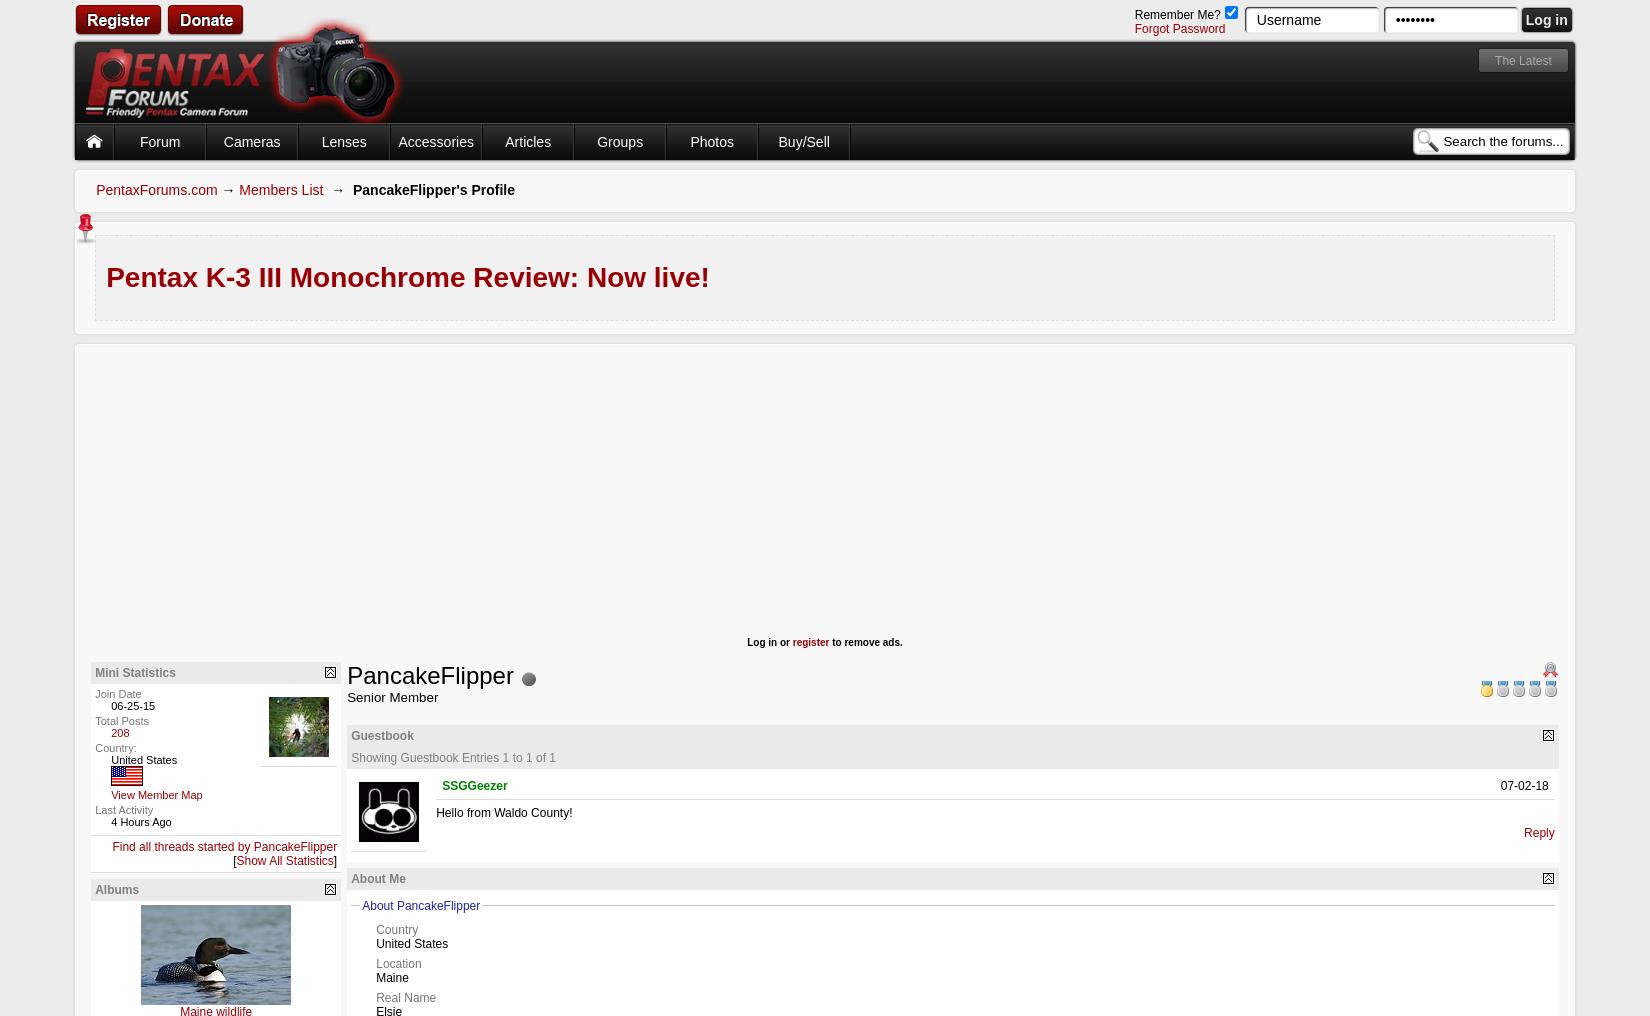 The width and height of the screenshot is (1650, 1016). What do you see at coordinates (381, 734) in the screenshot?
I see `'Guestbook'` at bounding box center [381, 734].